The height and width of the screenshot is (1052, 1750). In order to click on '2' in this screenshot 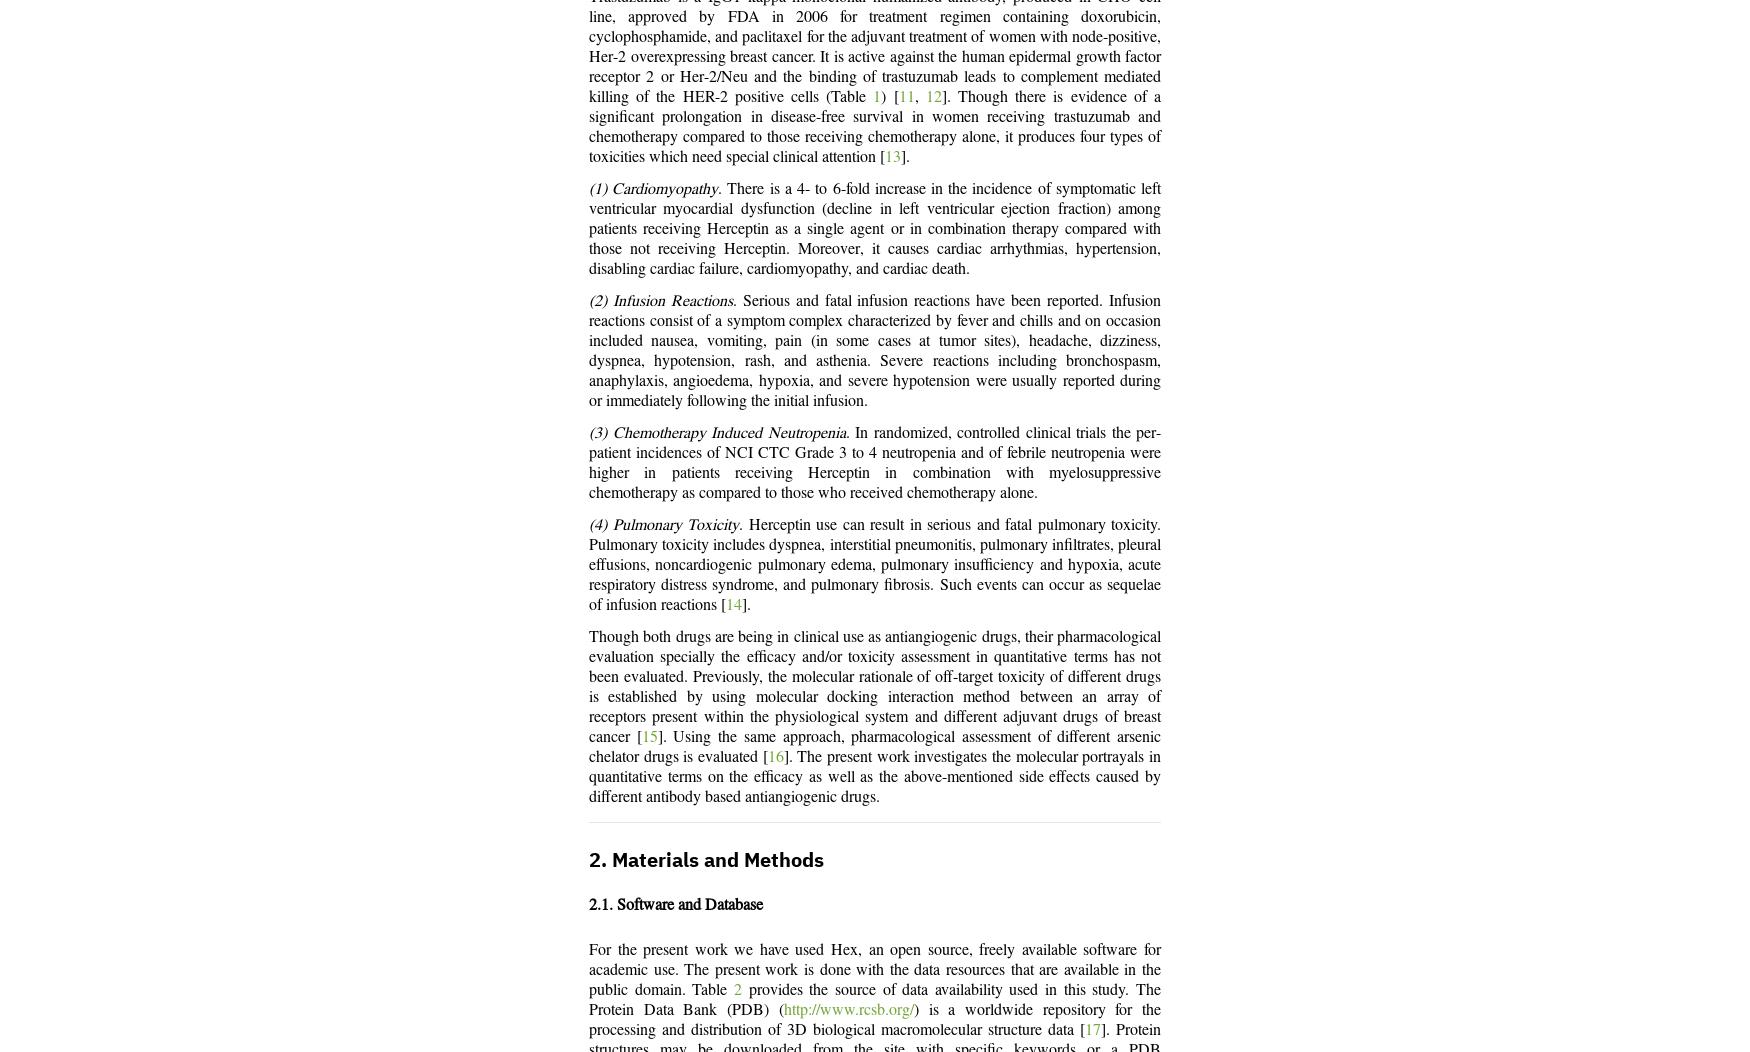, I will do `click(736, 990)`.